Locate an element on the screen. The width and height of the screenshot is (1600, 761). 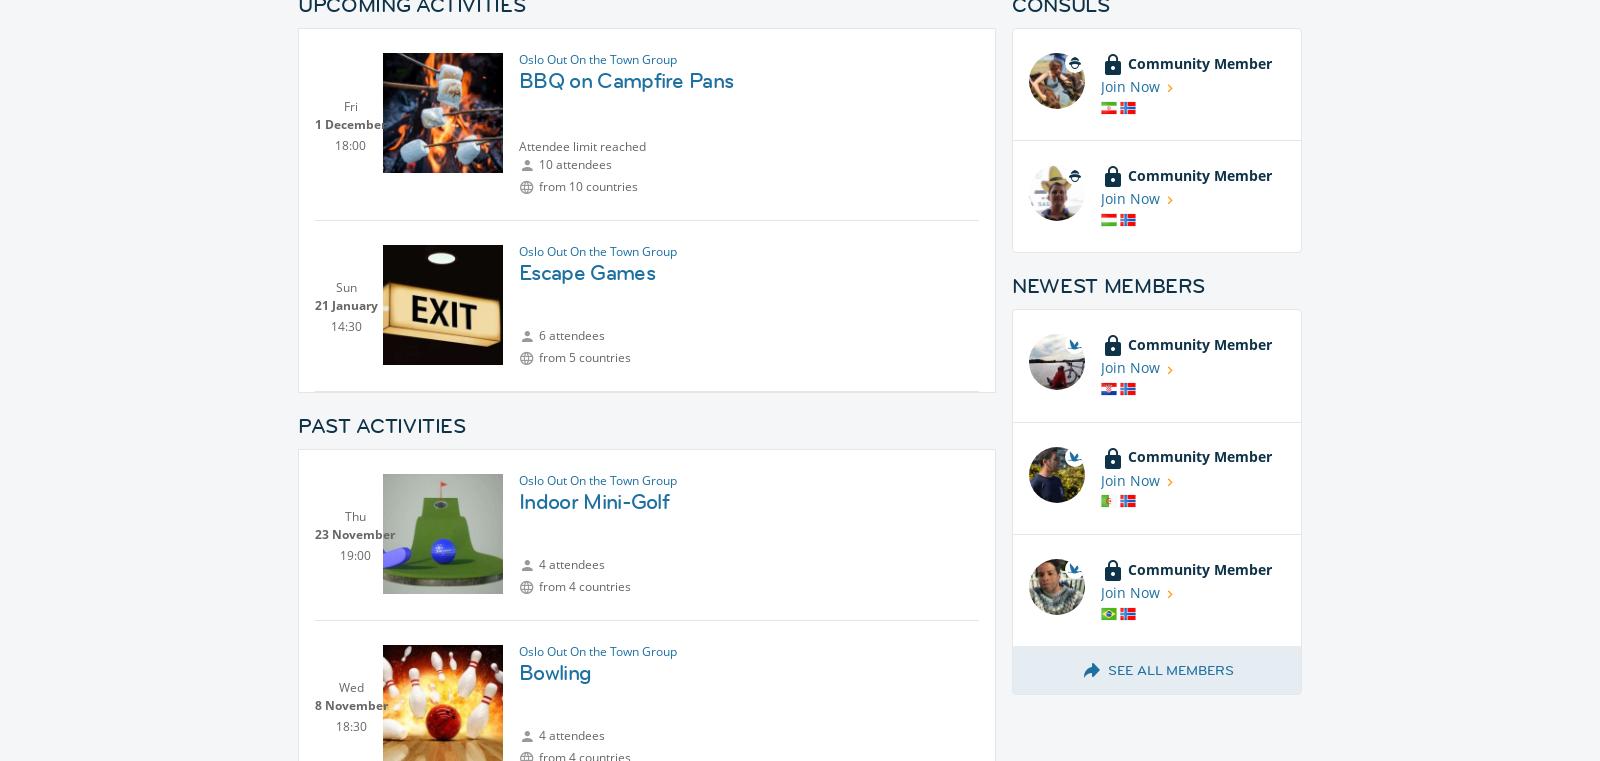
'Attendee limit reached' is located at coordinates (581, 146).